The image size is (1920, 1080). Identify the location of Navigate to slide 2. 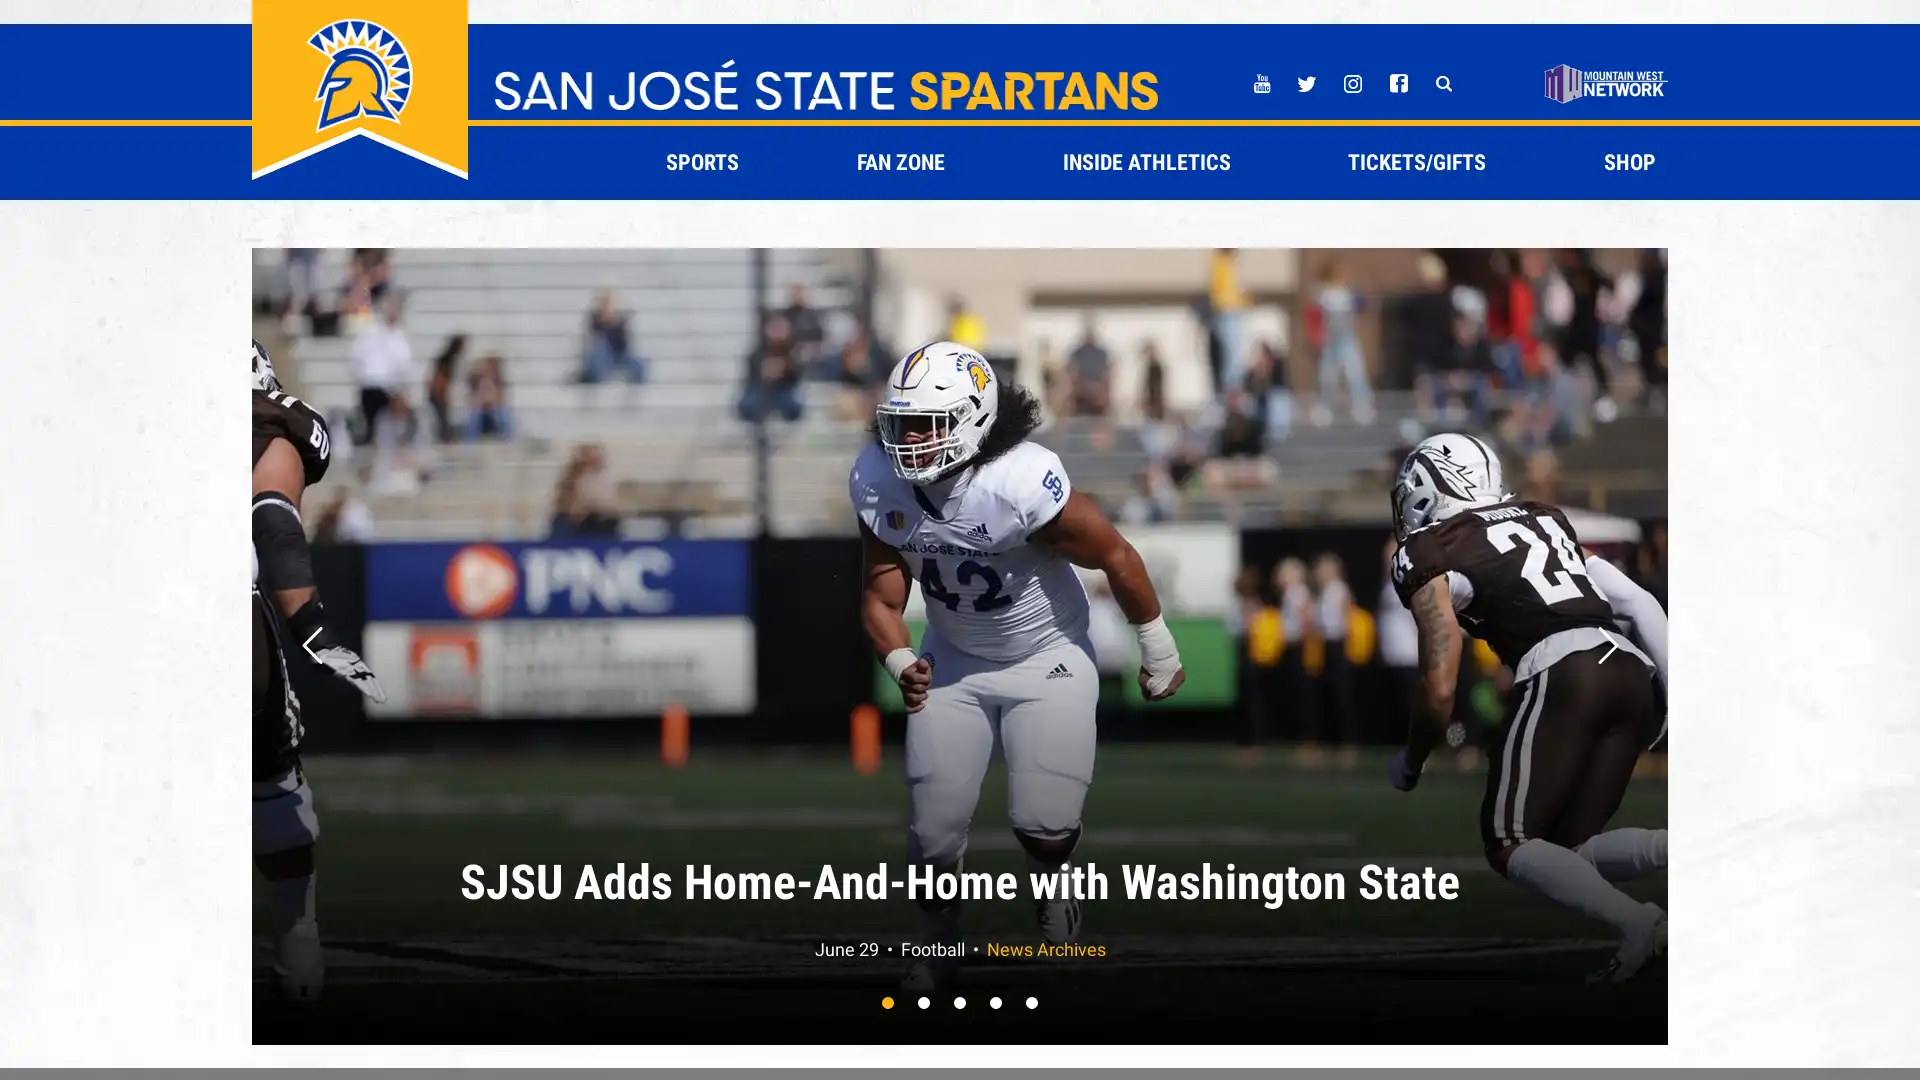
(923, 1002).